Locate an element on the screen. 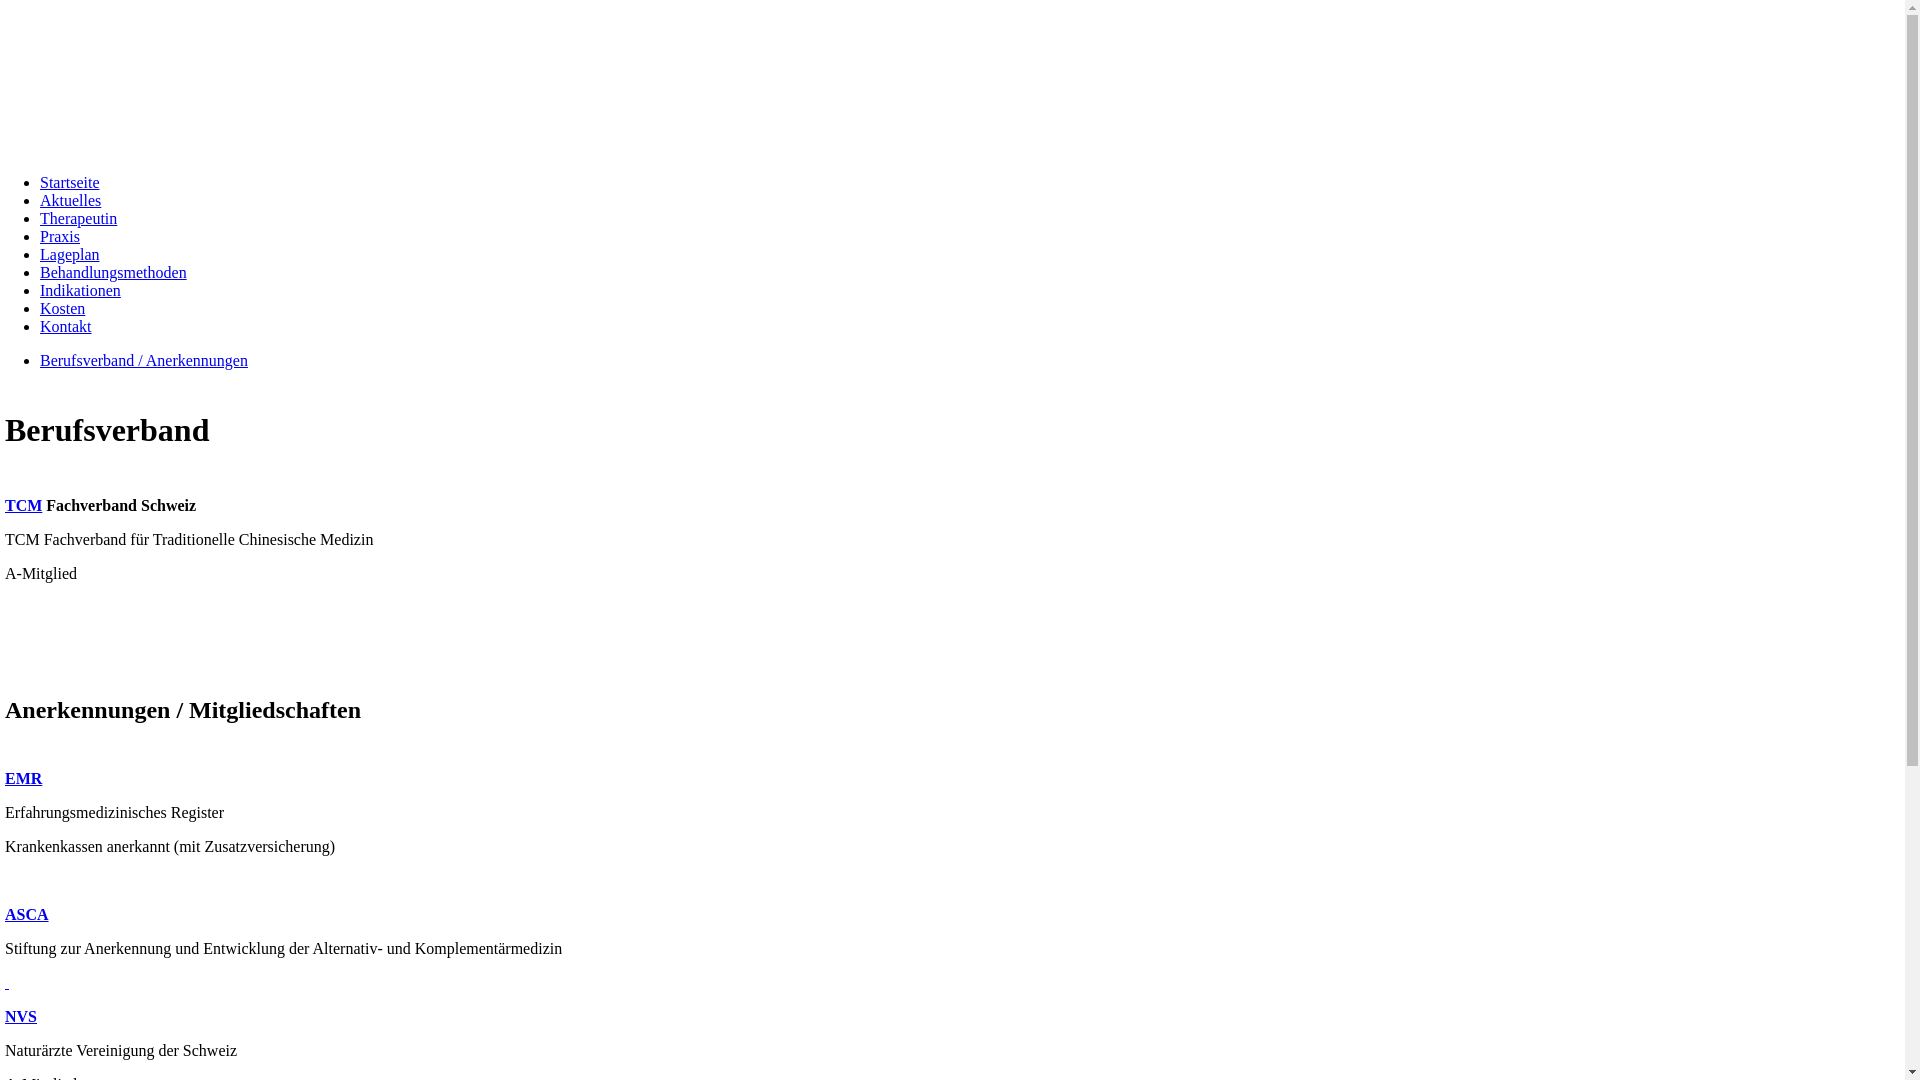 Image resolution: width=1920 pixels, height=1080 pixels. 'Praxis' is located at coordinates (39, 235).